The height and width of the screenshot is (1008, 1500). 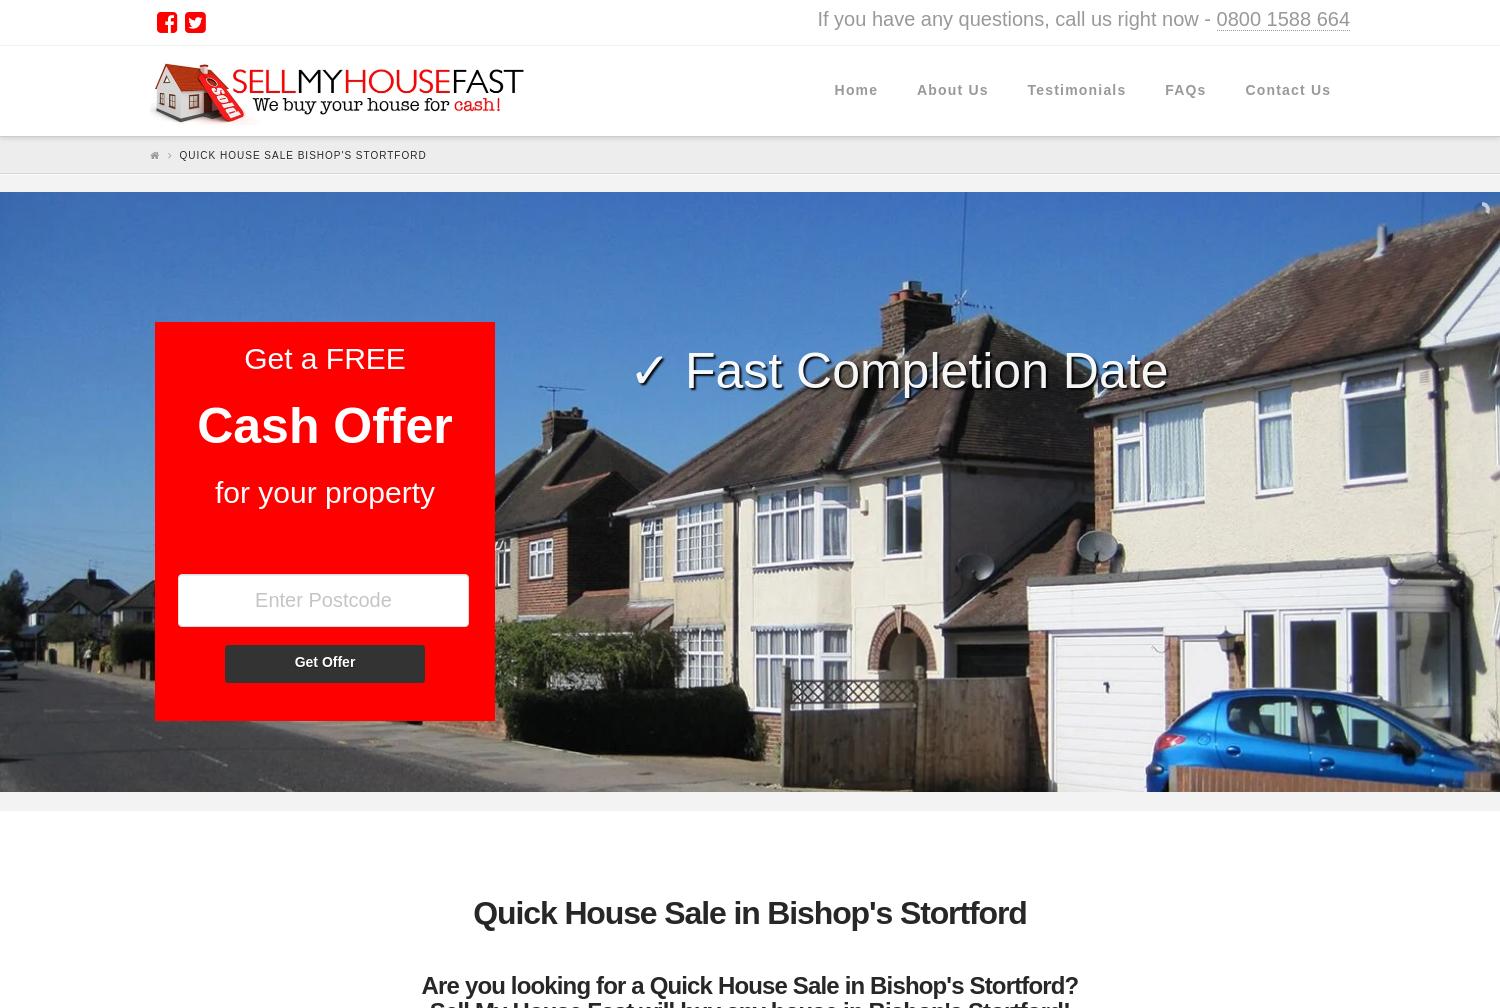 I want to click on 'Cash Offer', so click(x=323, y=425).